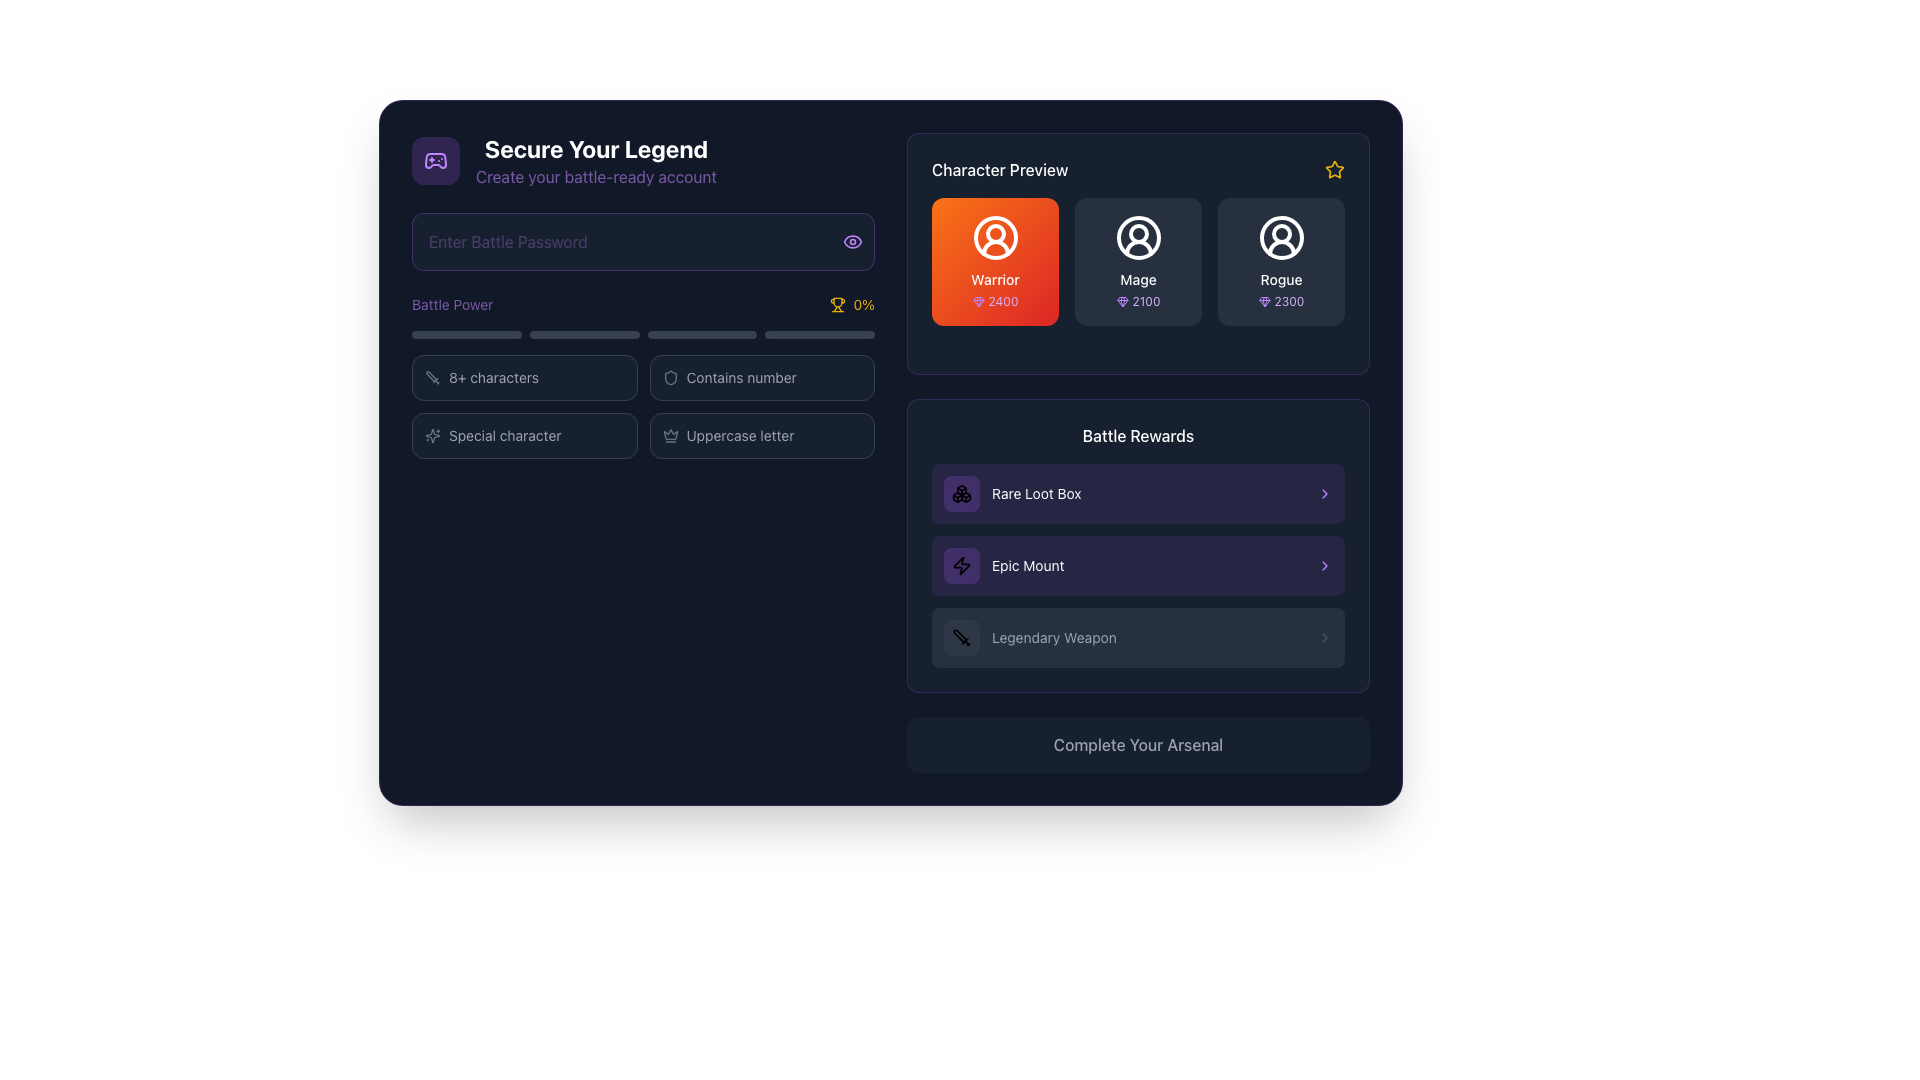 The width and height of the screenshot is (1920, 1080). I want to click on the informational item labeled 'Uppercase letter' with a crown icon, located in the password criteria section under 'Battle Power', so click(761, 434).